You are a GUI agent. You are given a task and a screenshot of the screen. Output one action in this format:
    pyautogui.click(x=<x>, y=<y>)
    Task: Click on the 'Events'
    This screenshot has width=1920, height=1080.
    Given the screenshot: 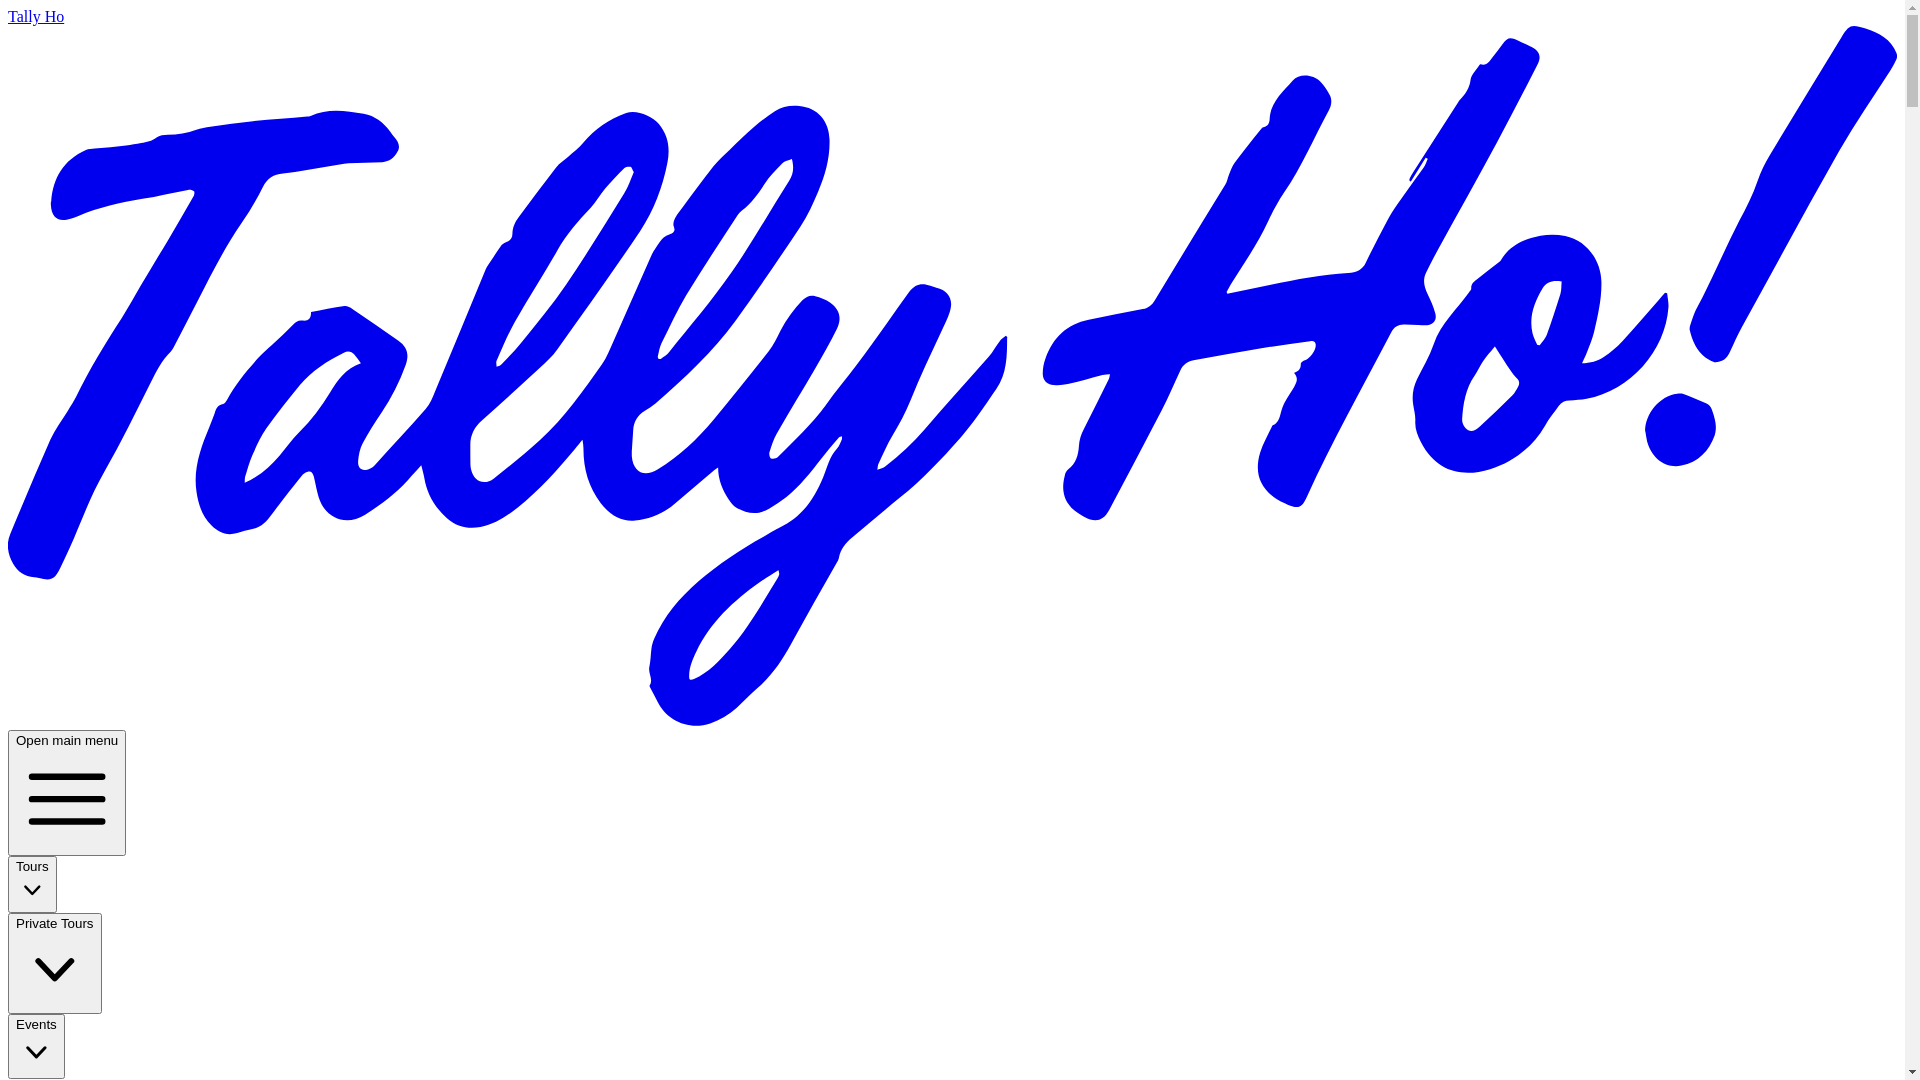 What is the action you would take?
    pyautogui.click(x=8, y=1045)
    